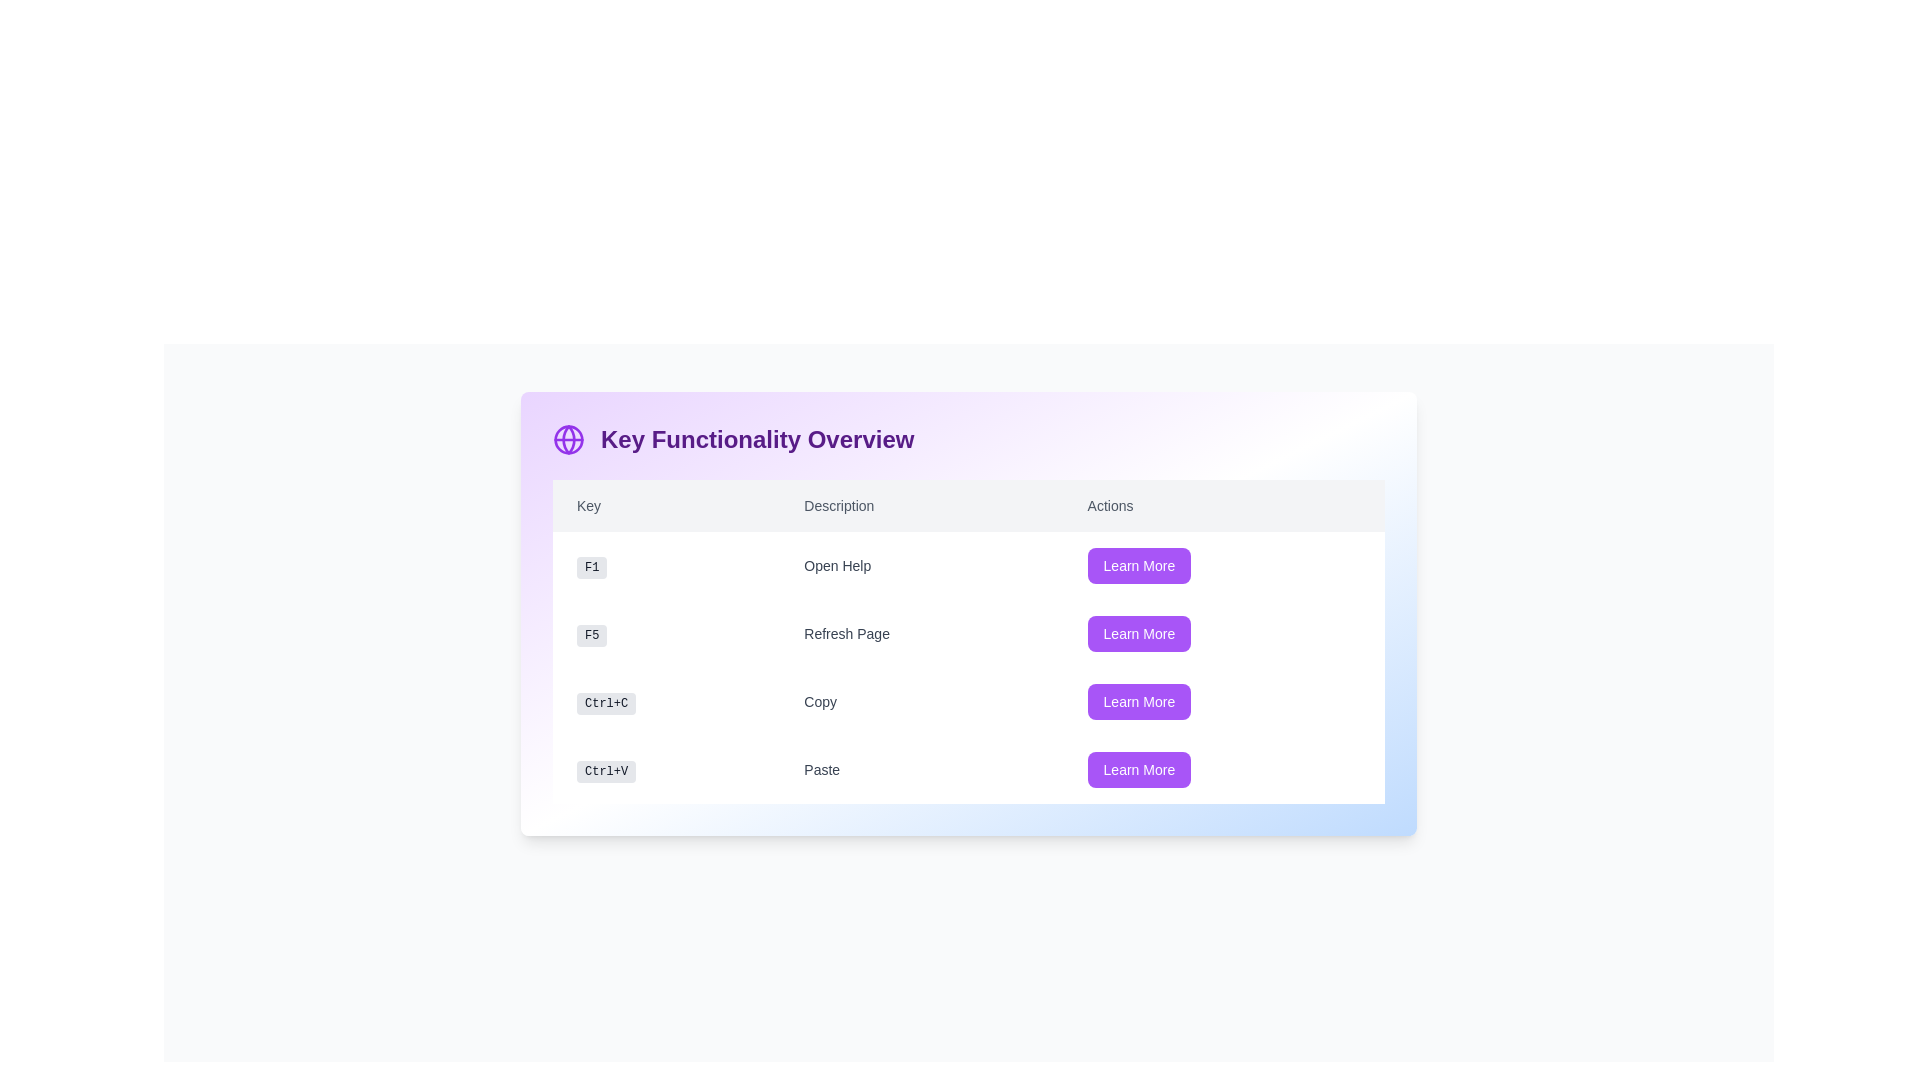 The height and width of the screenshot is (1080, 1920). What do you see at coordinates (591, 636) in the screenshot?
I see `the static label or badge displaying 'F5' in the 'Key' column of the Key Functionality Overview table` at bounding box center [591, 636].